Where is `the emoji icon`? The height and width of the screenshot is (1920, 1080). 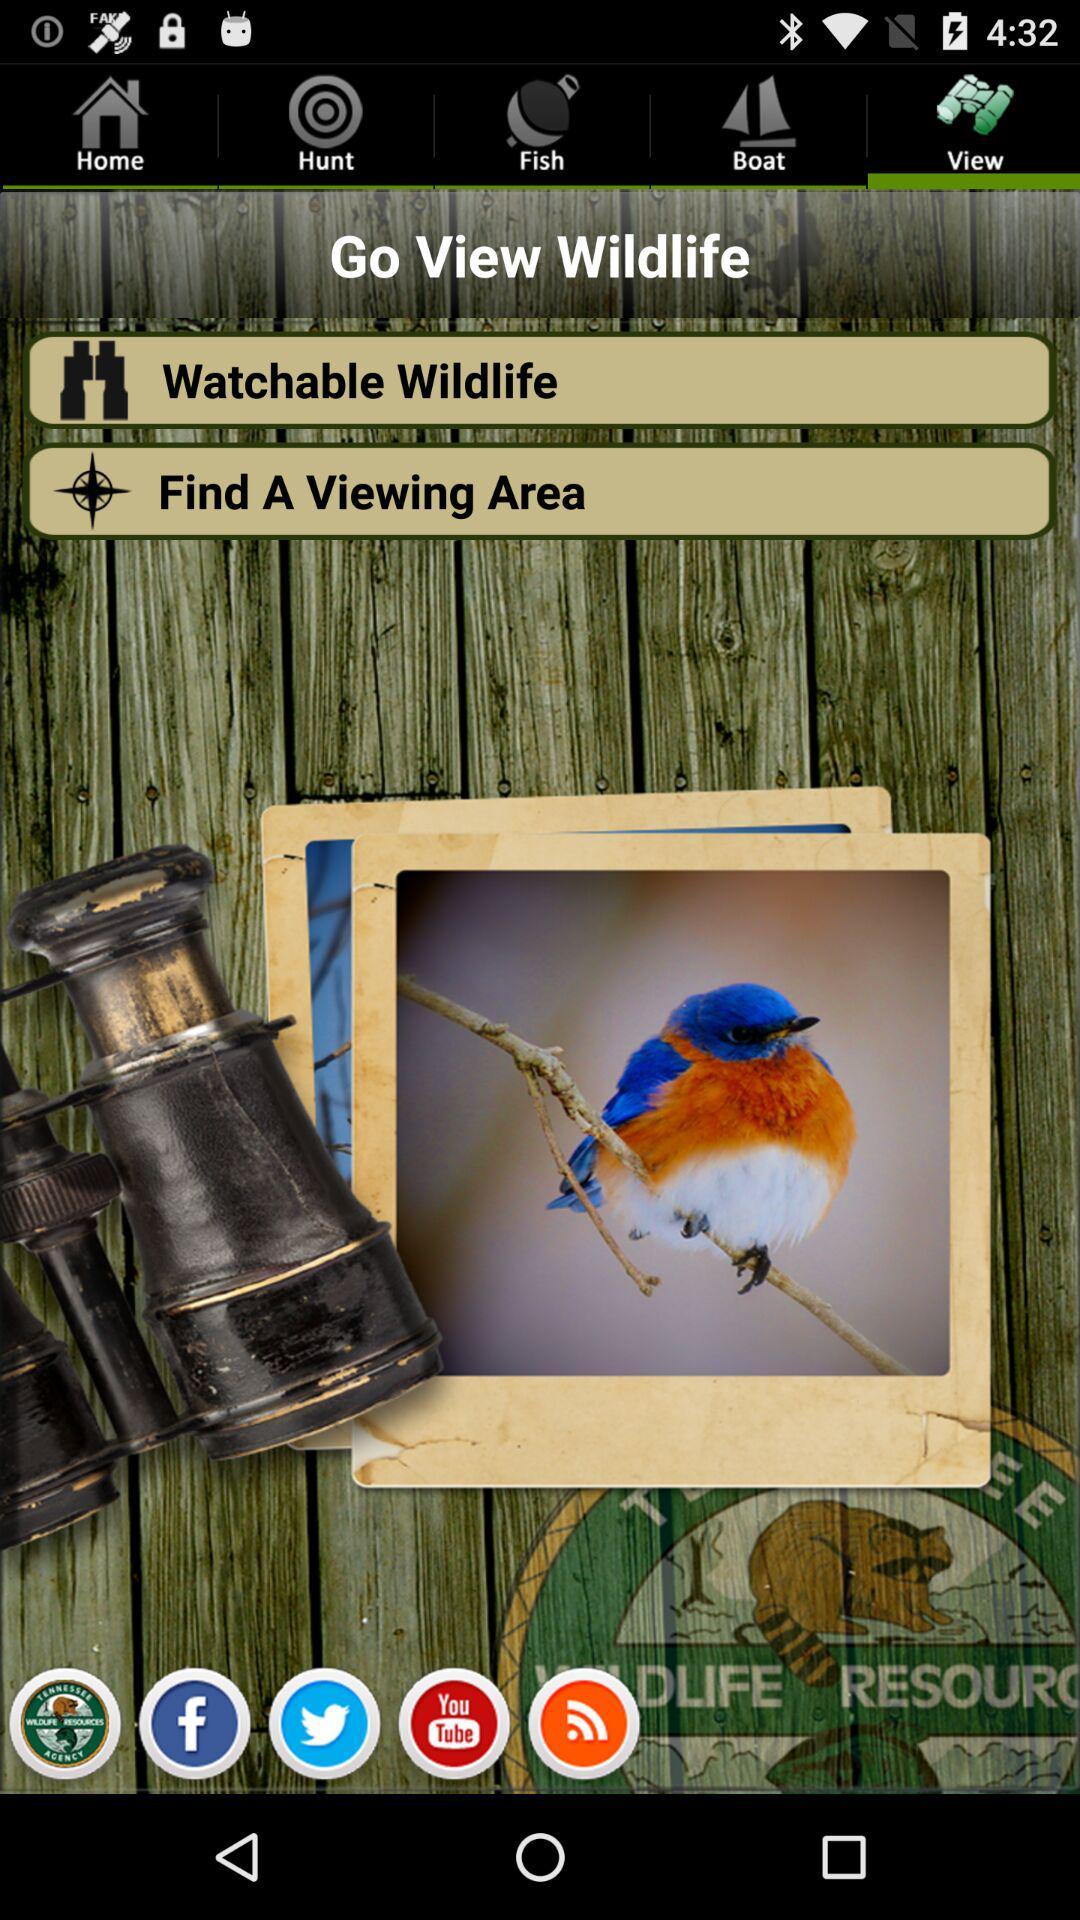
the emoji icon is located at coordinates (454, 1849).